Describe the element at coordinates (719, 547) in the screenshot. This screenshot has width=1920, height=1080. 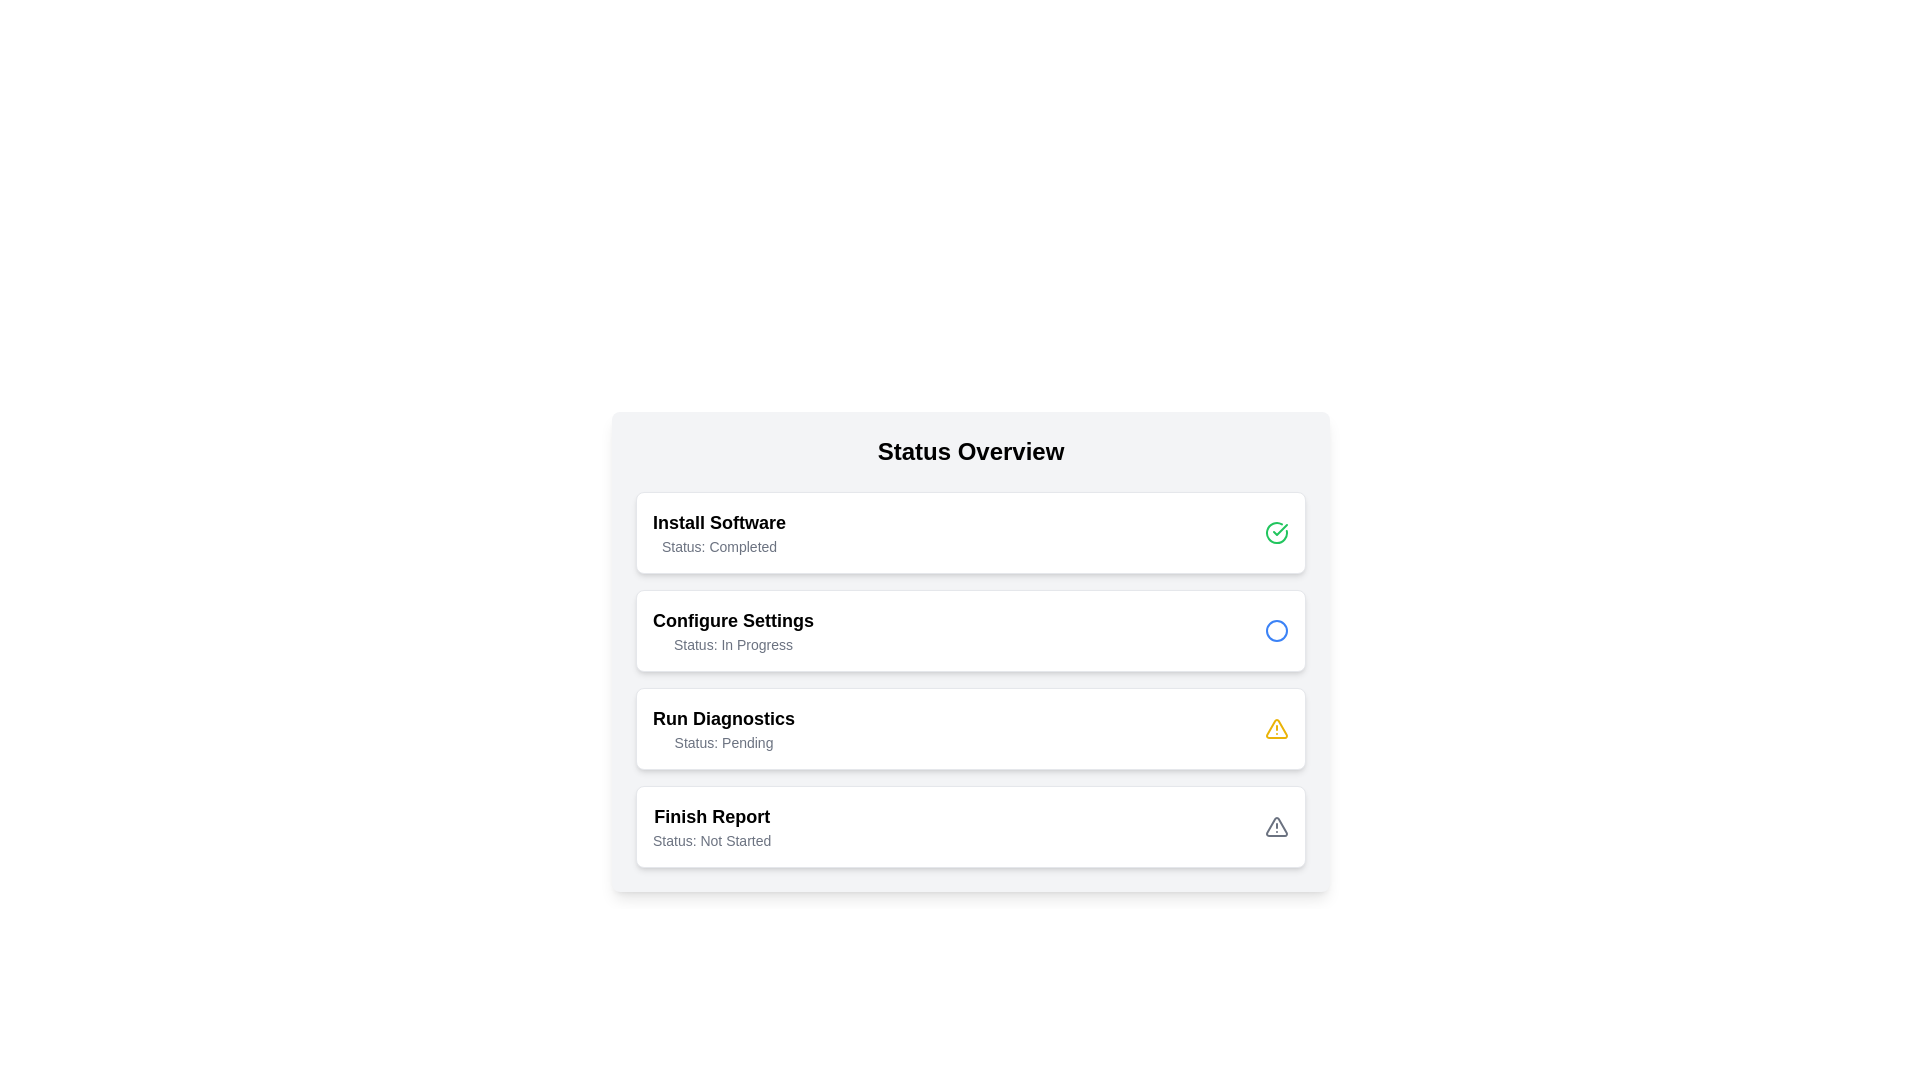
I see `the 'Status: Completed' text label, which is a small gray text displayed directly under the 'Install Software' heading` at that location.